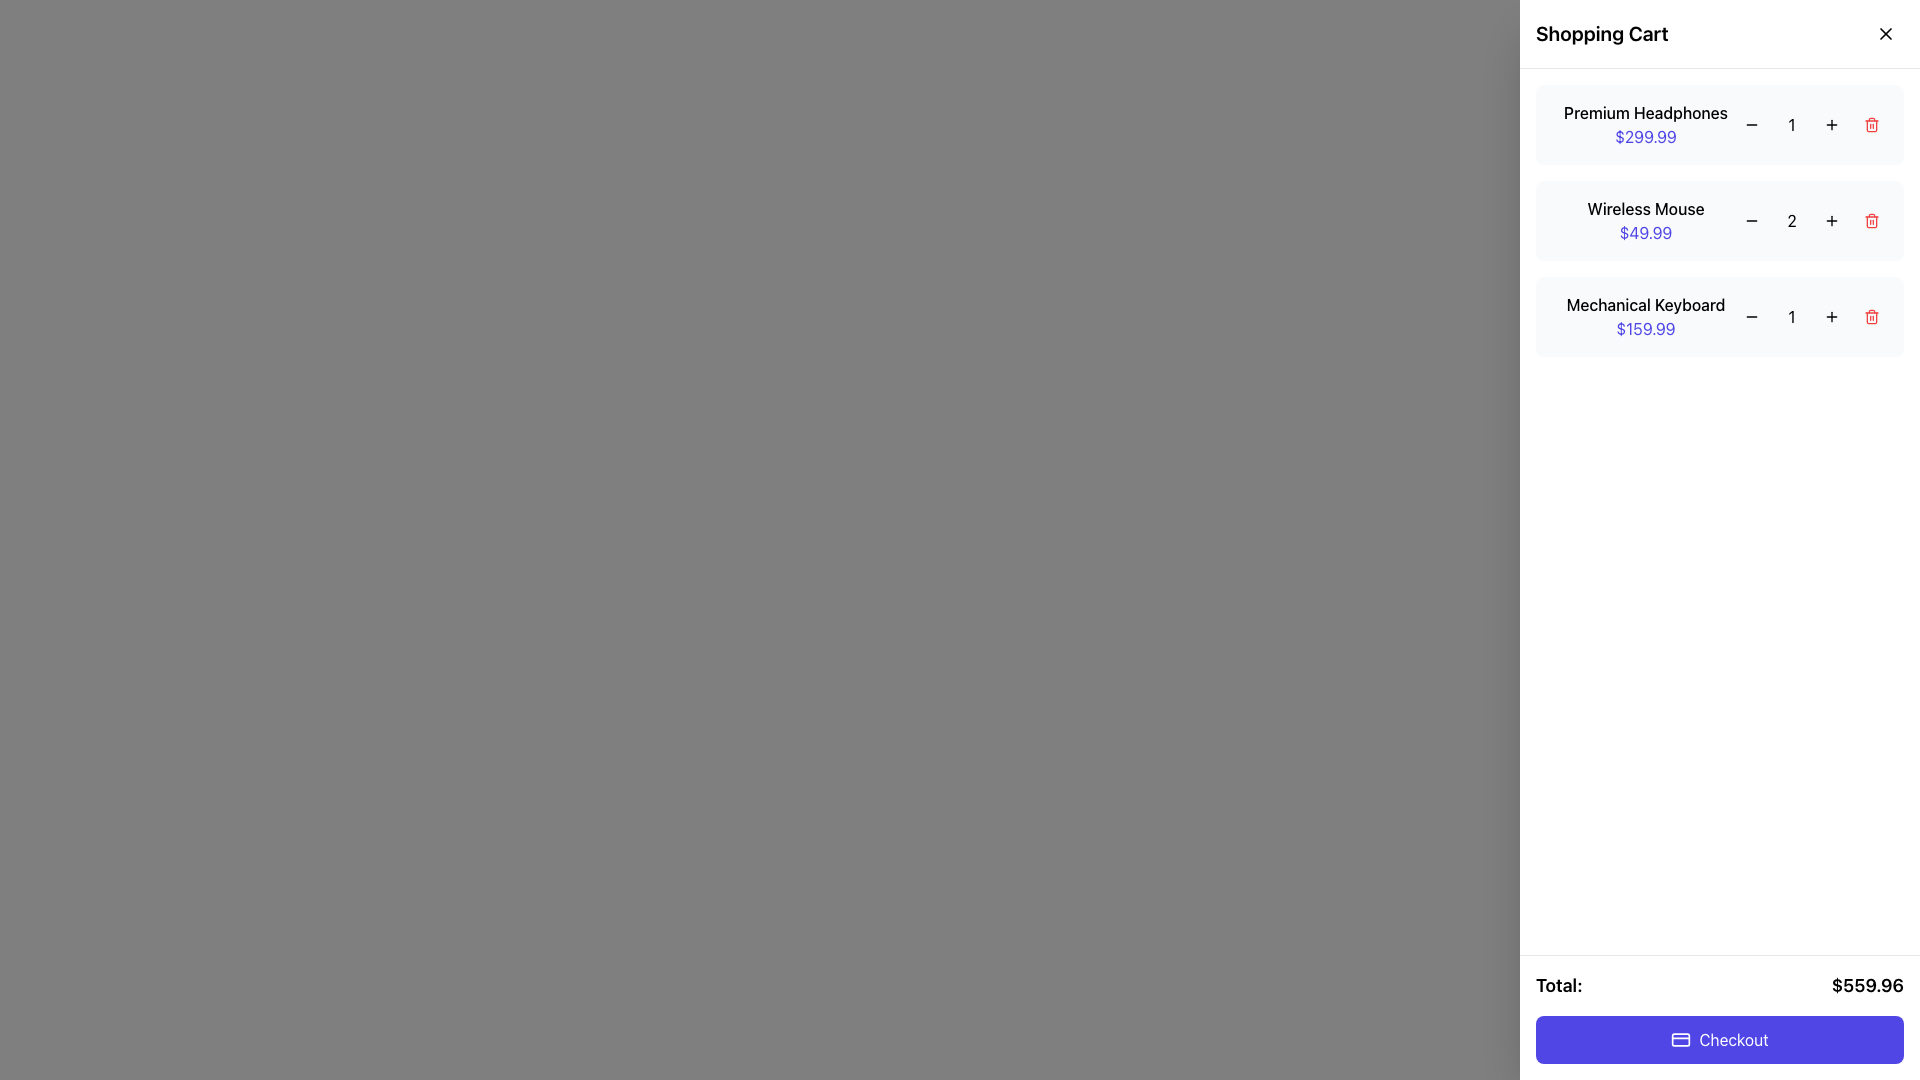  What do you see at coordinates (1646, 315) in the screenshot?
I see `text information displayed in the third item of the shopping cart, which shows 'Mechanical Keyboard' in bold black font above the price '$159.99' in blue font` at bounding box center [1646, 315].